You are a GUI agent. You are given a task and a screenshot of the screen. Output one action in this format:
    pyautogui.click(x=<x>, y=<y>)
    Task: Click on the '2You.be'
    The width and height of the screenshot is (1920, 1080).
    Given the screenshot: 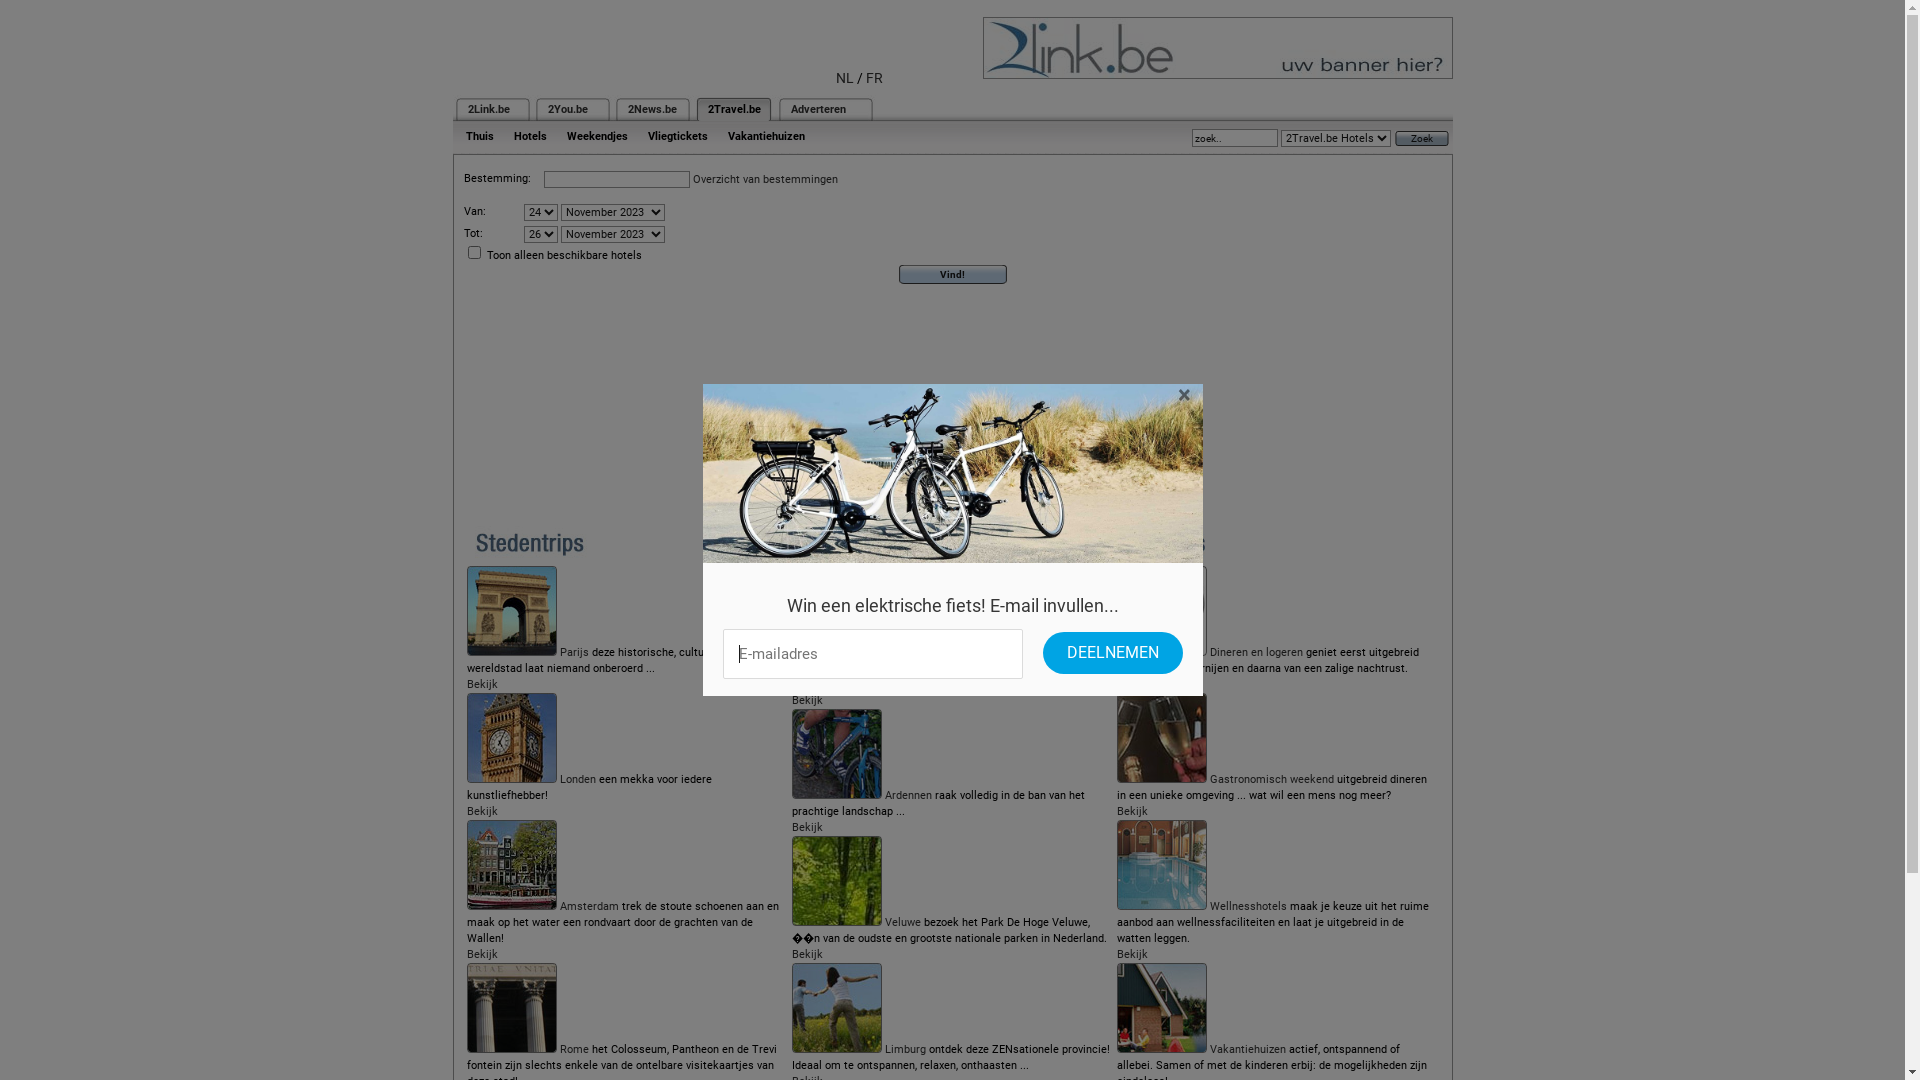 What is the action you would take?
    pyautogui.click(x=566, y=109)
    